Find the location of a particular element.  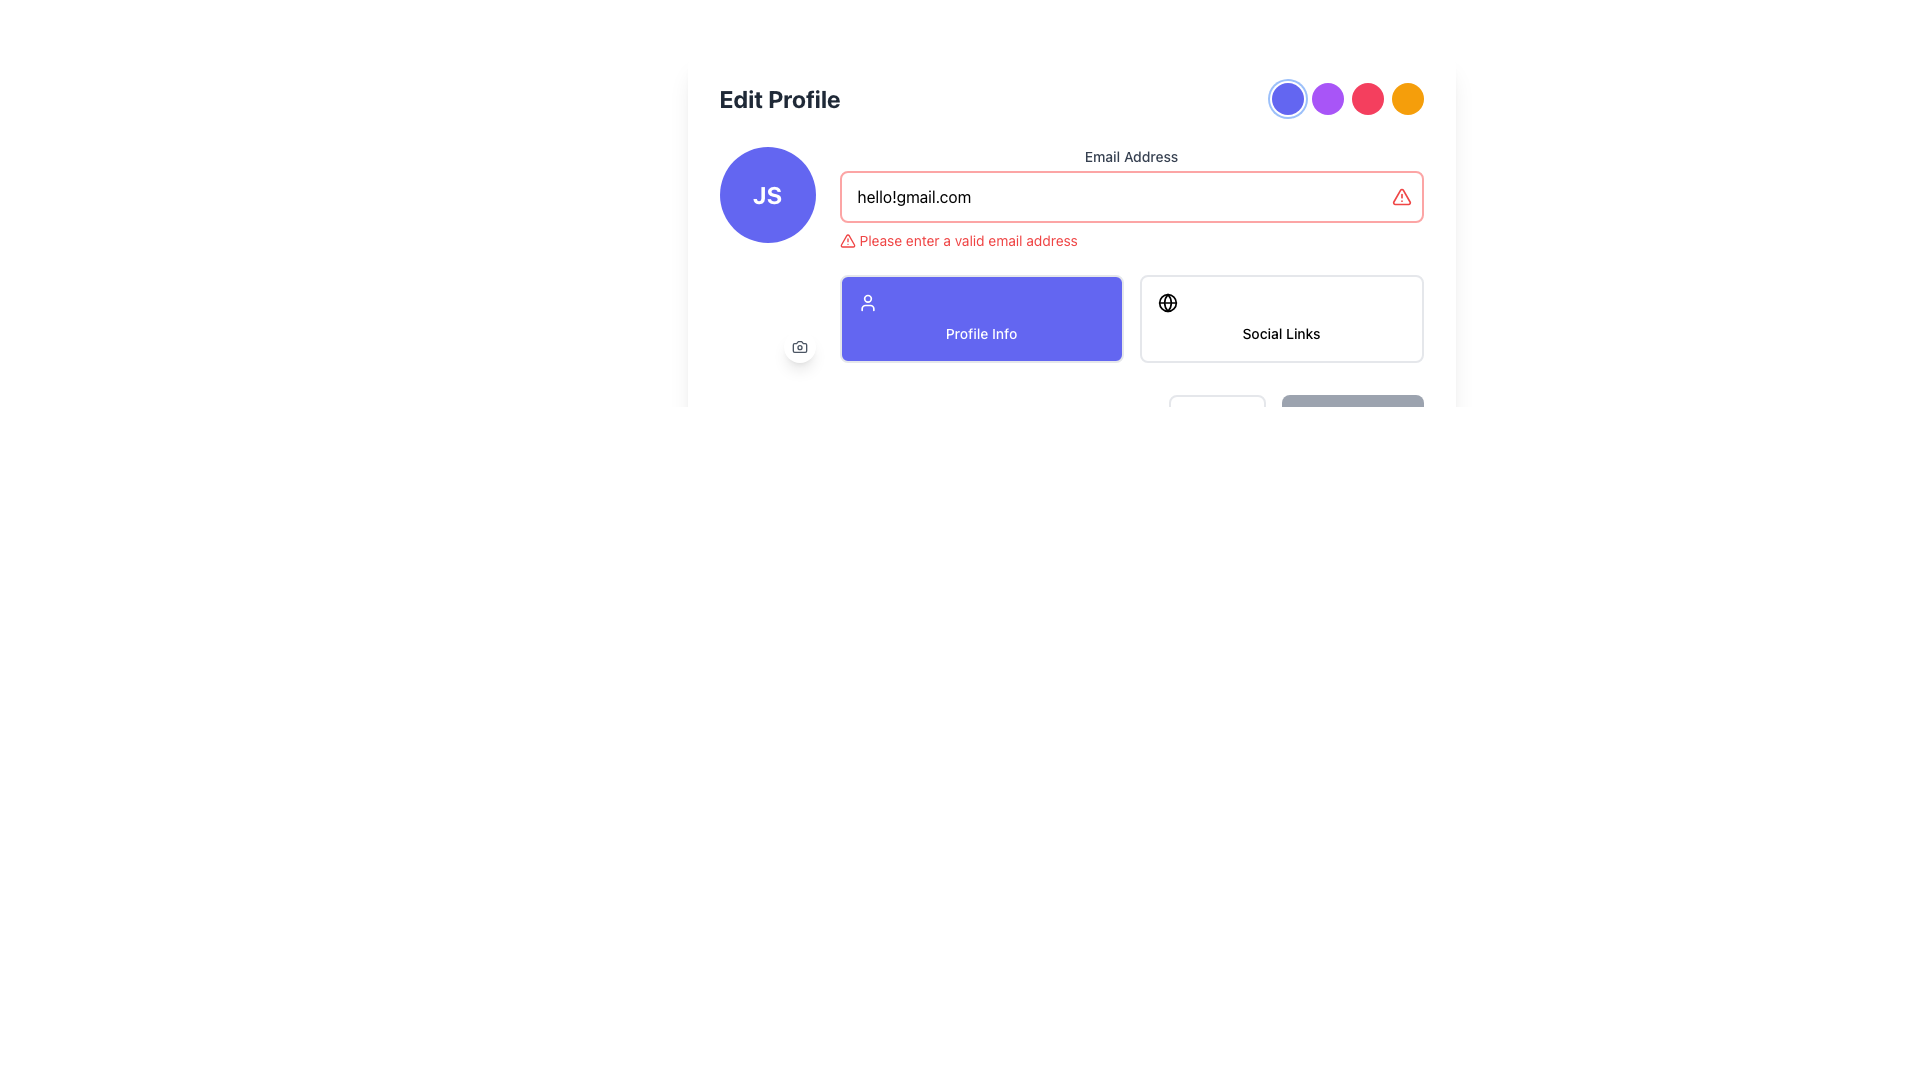

the circular button at the bottom-right corner of the profile avatar is located at coordinates (798, 346).